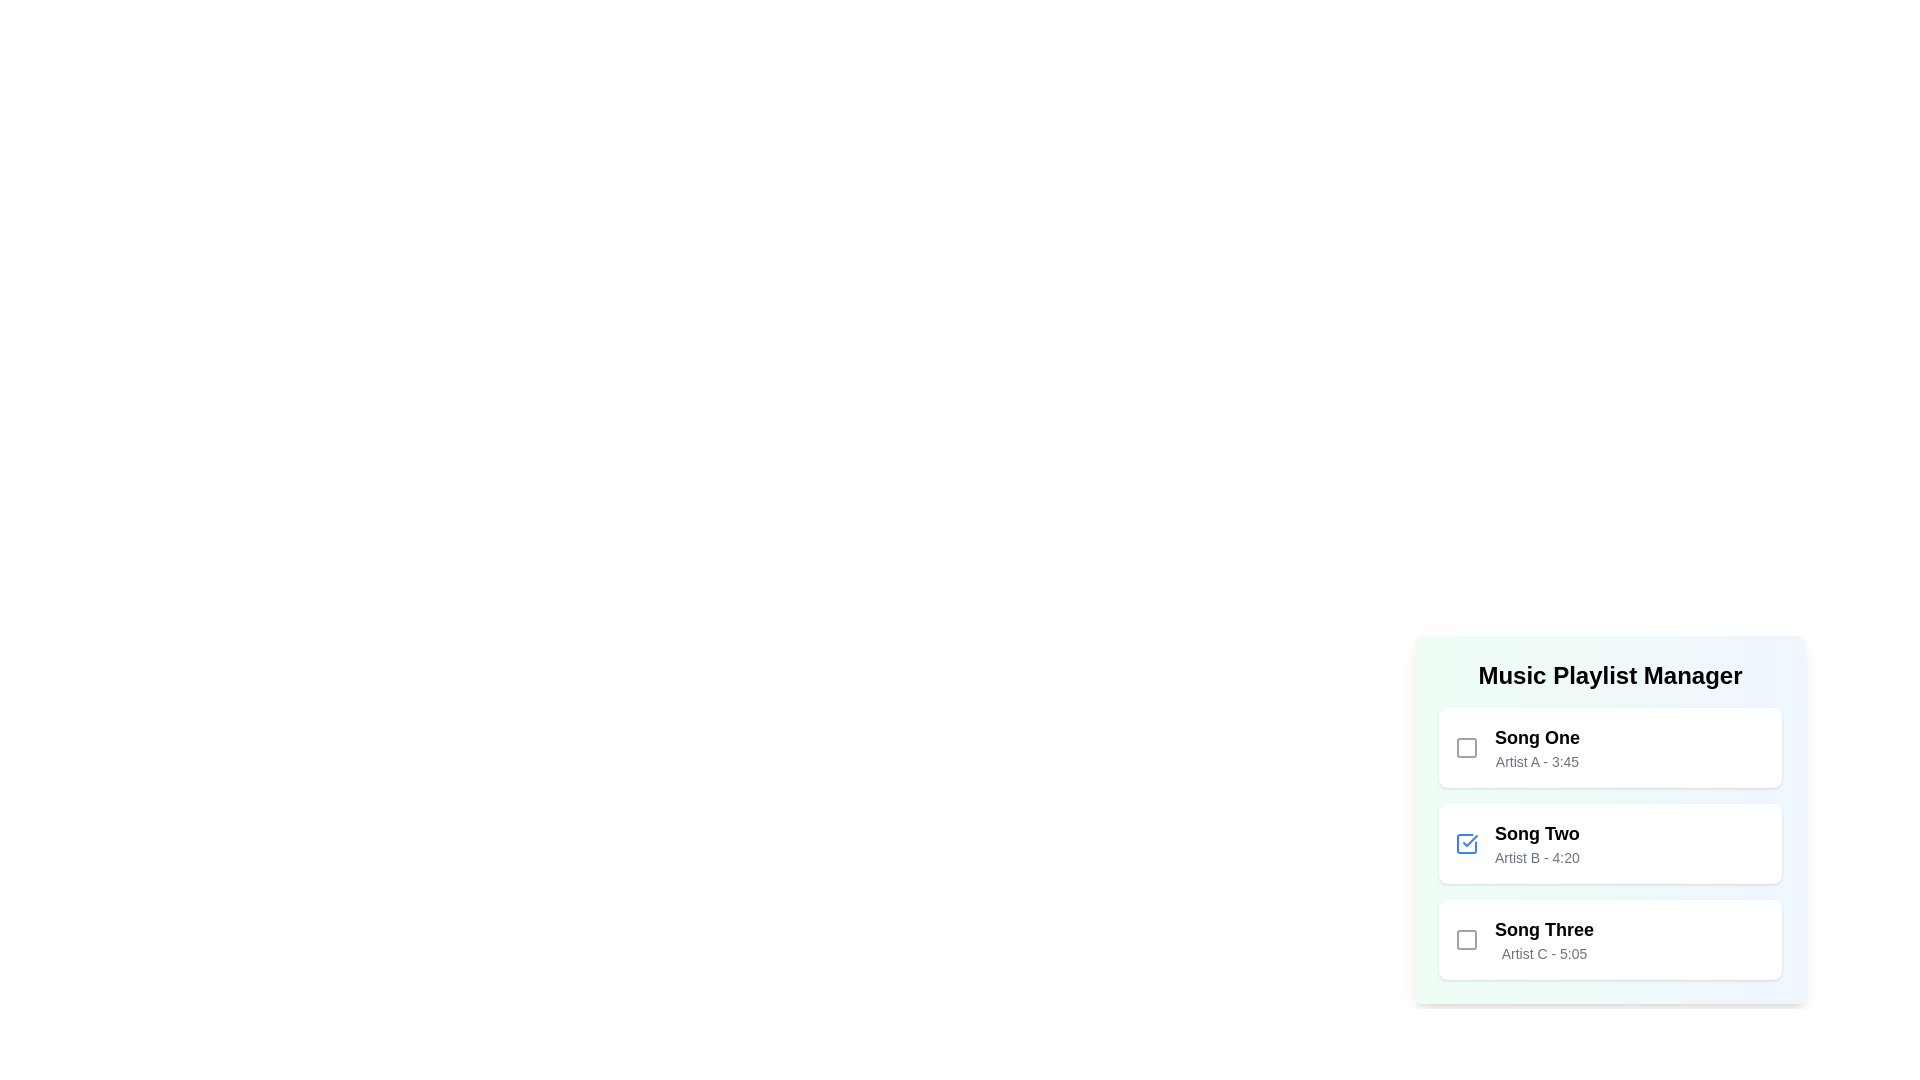 Image resolution: width=1920 pixels, height=1080 pixels. Describe the element at coordinates (1543, 952) in the screenshot. I see `the text label displaying the artist's name and track duration at the bottom of the 'Song Three' card in the 'Music Playlist Manager'` at that location.